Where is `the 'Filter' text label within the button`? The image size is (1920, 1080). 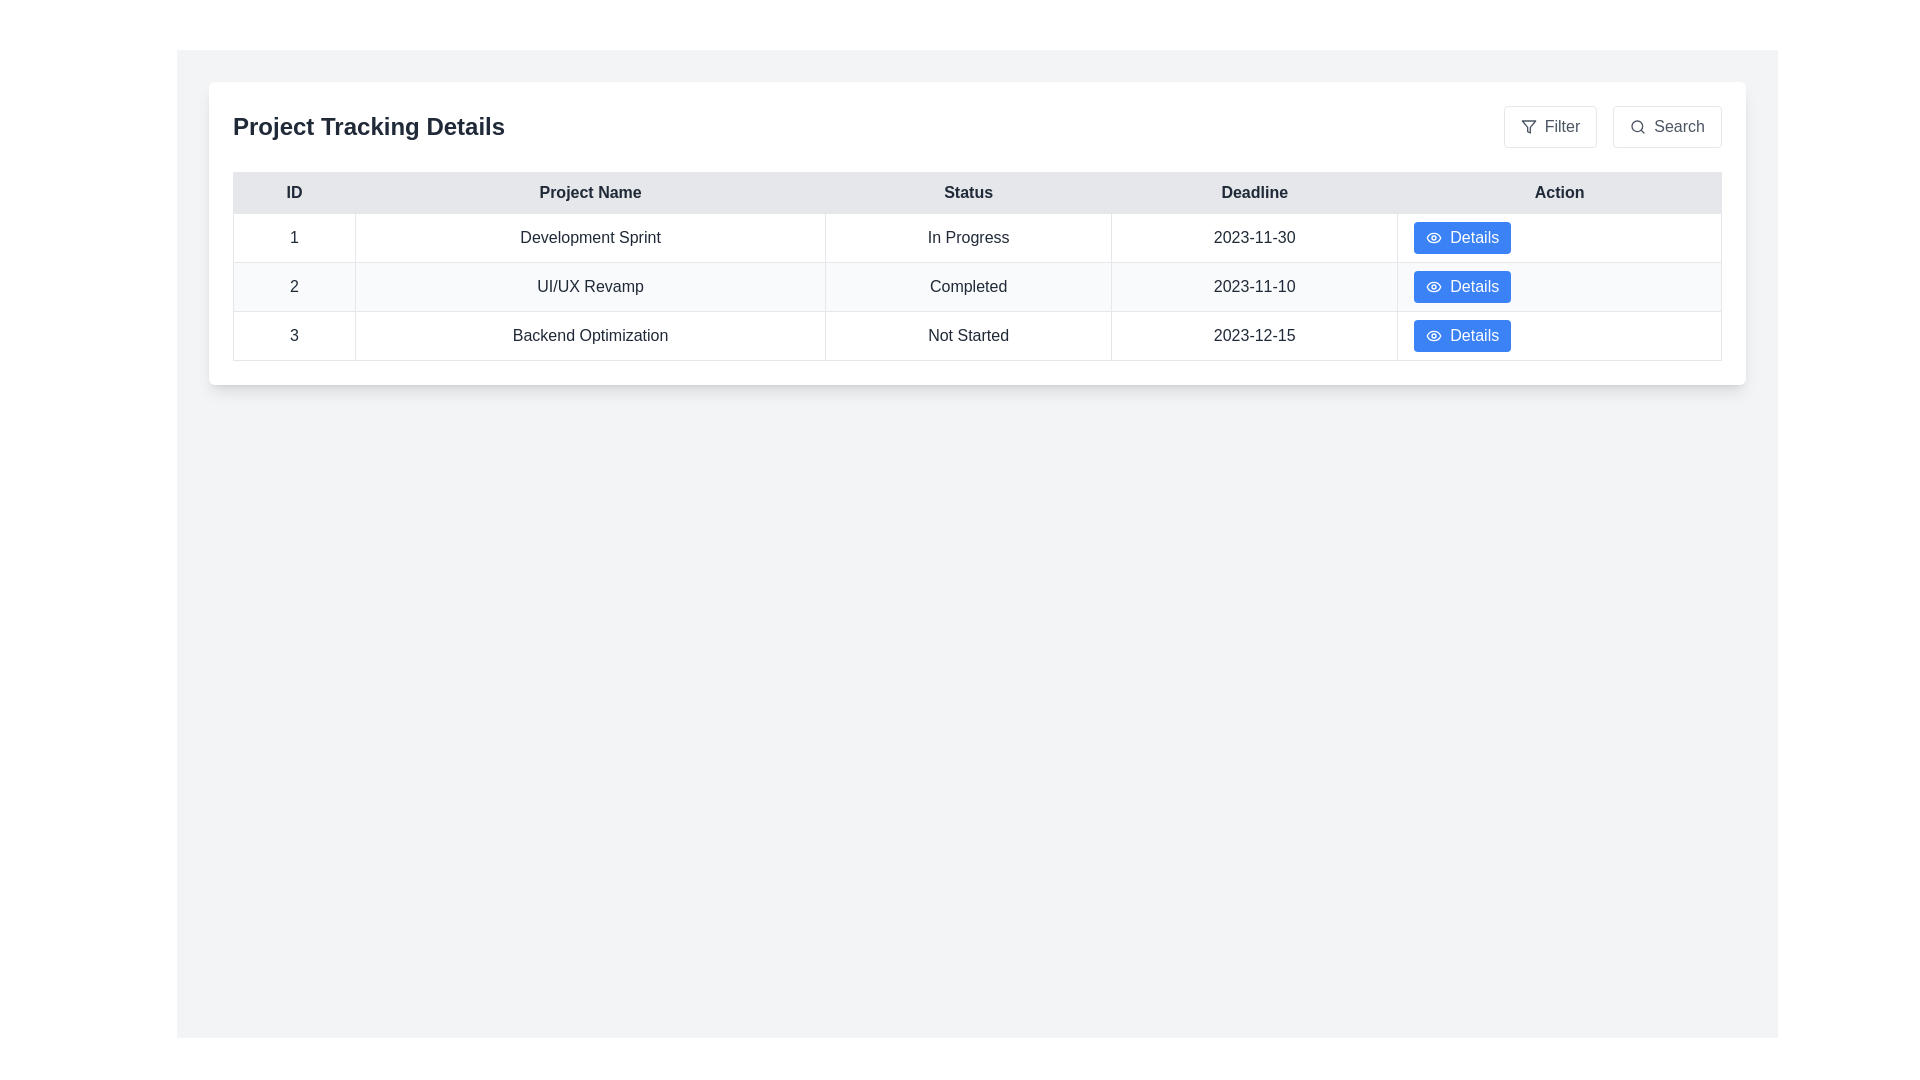
the 'Filter' text label within the button is located at coordinates (1560, 127).